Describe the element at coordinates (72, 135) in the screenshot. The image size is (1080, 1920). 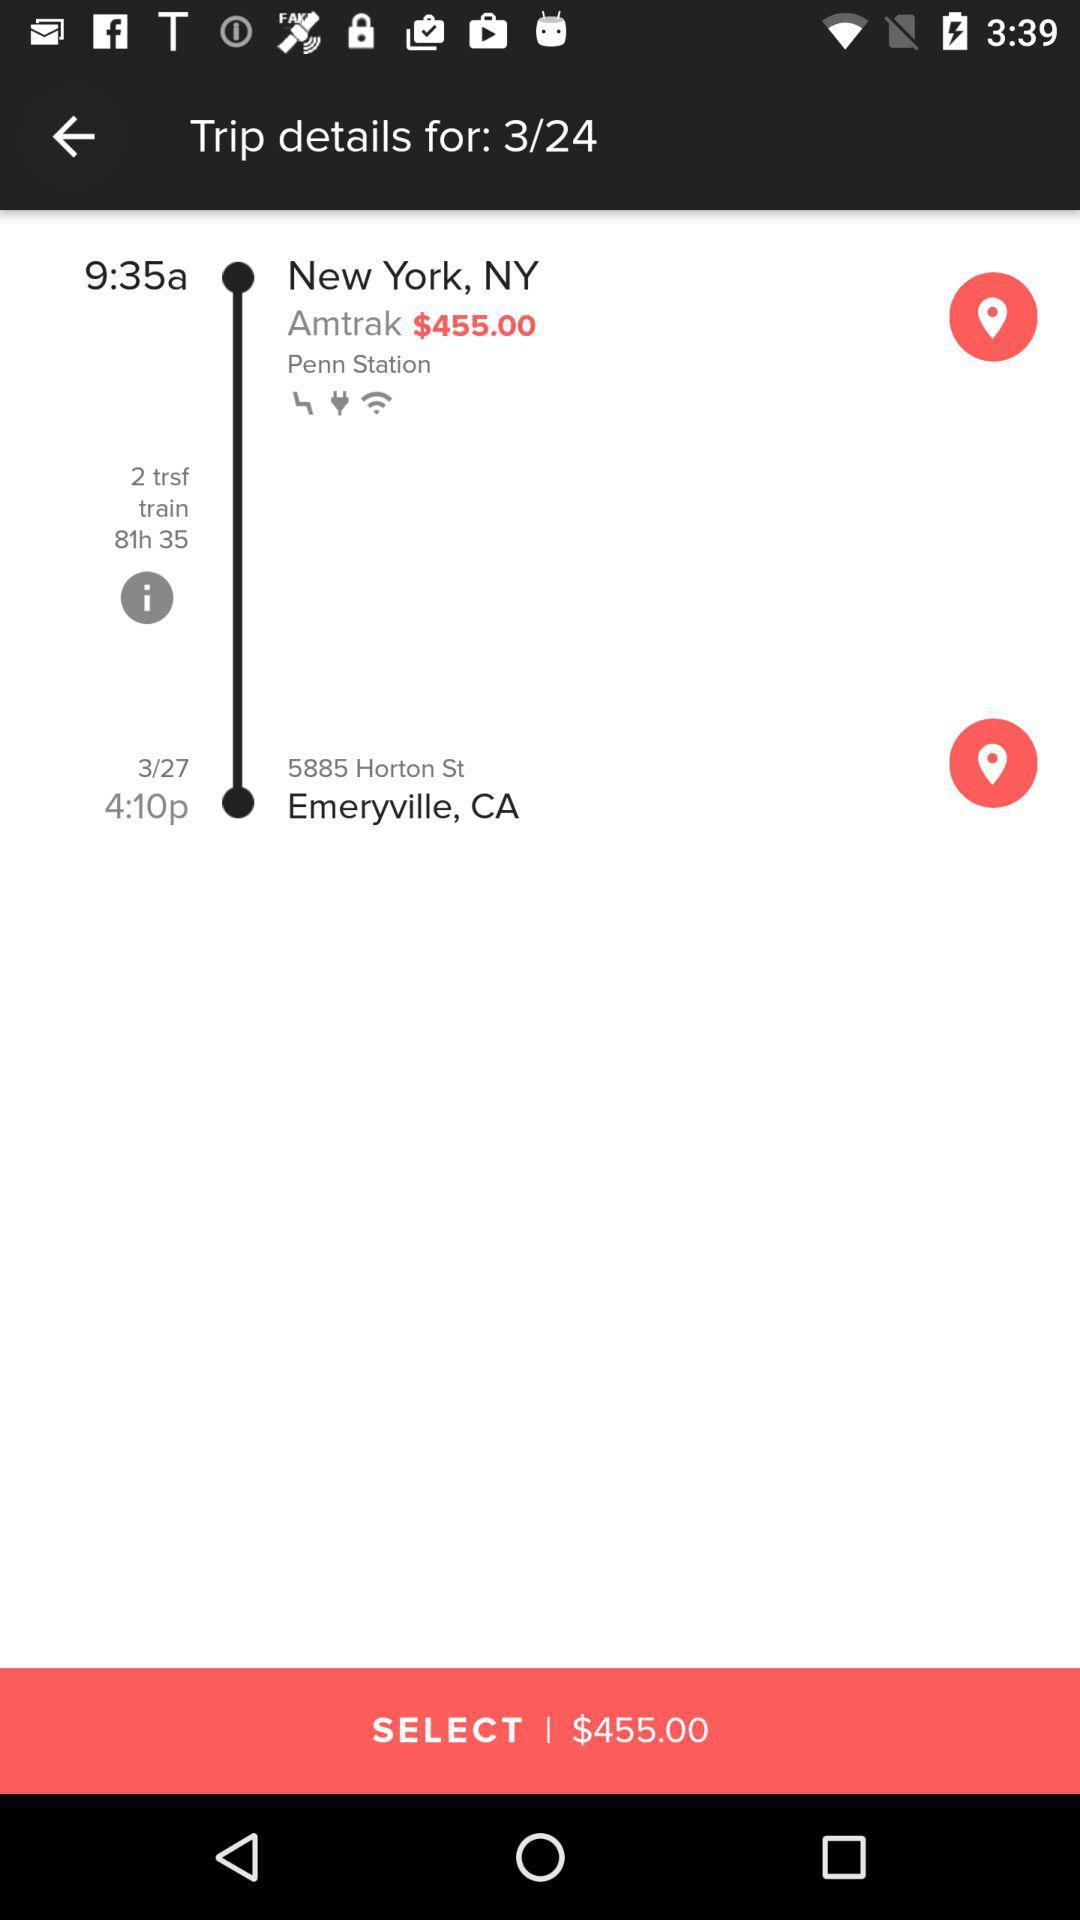
I see `go back` at that location.